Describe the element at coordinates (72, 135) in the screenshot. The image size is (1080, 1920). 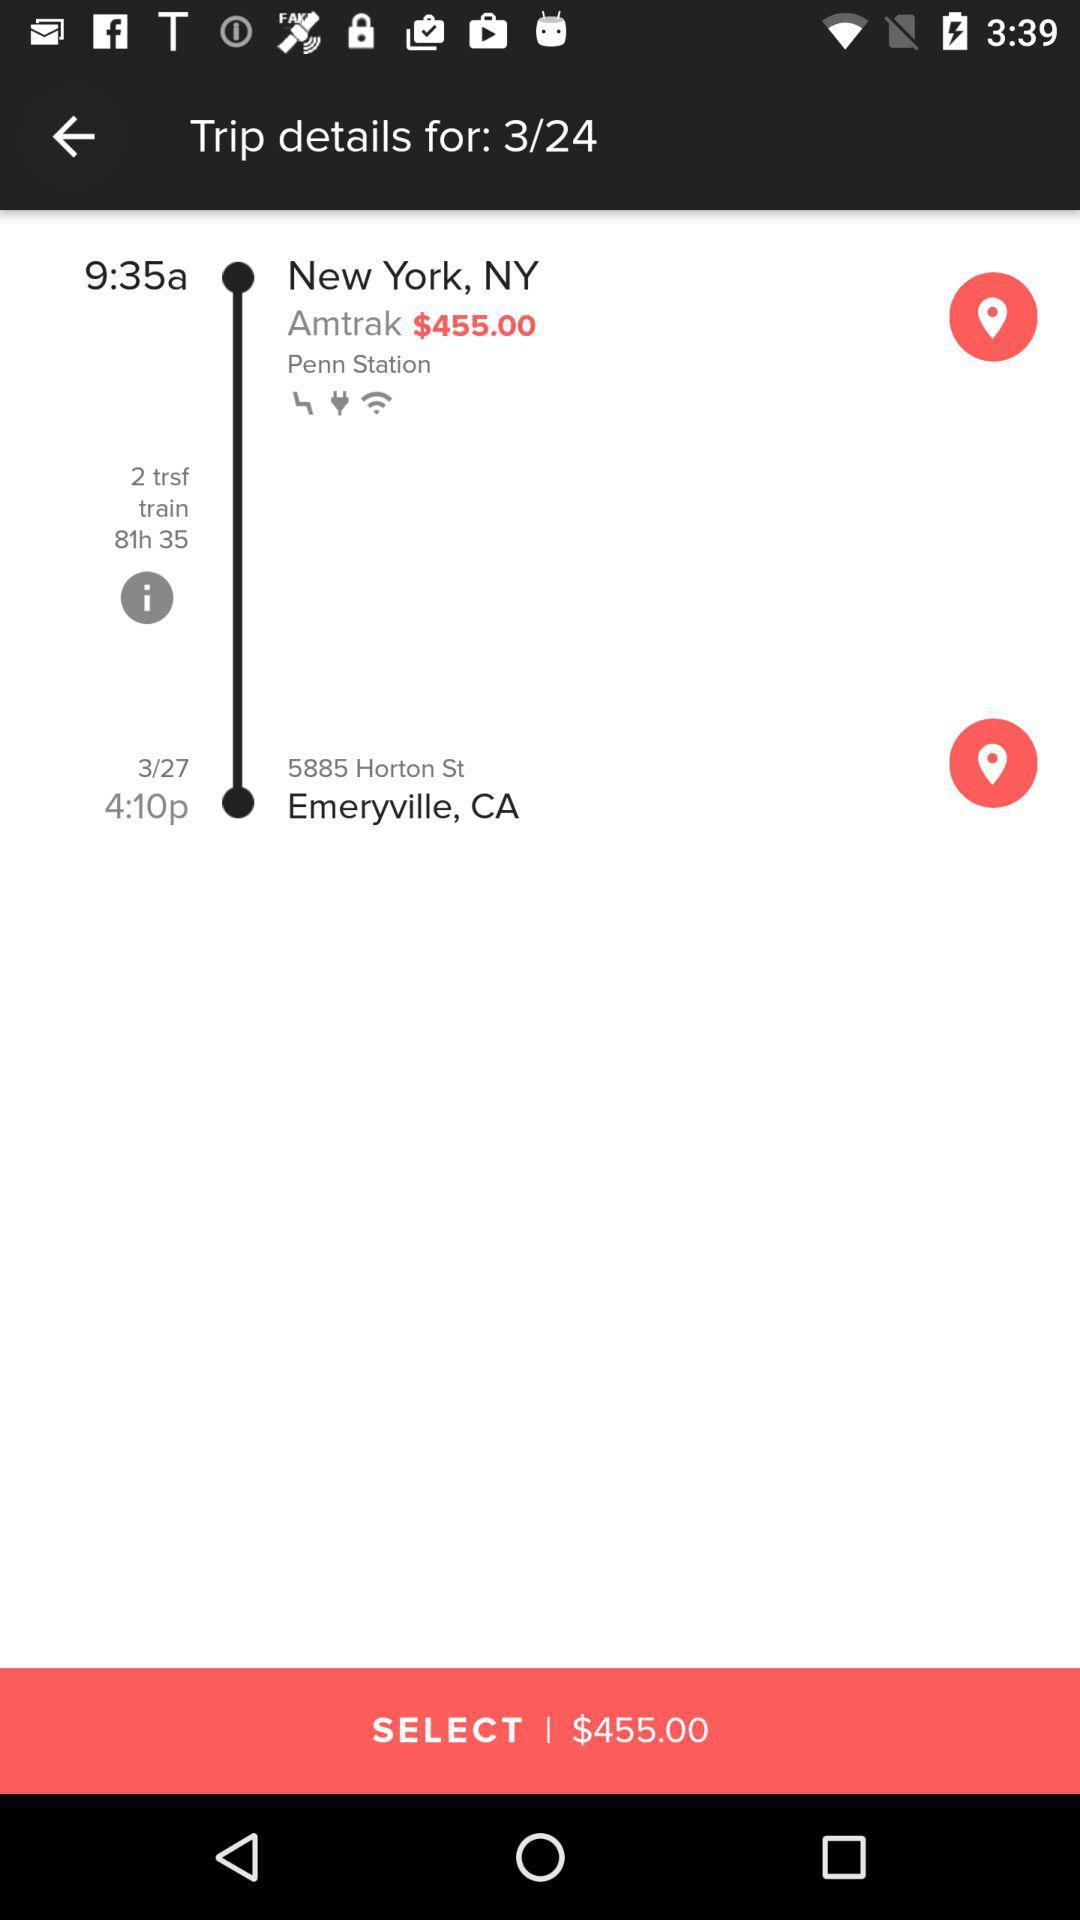
I see `go back` at that location.